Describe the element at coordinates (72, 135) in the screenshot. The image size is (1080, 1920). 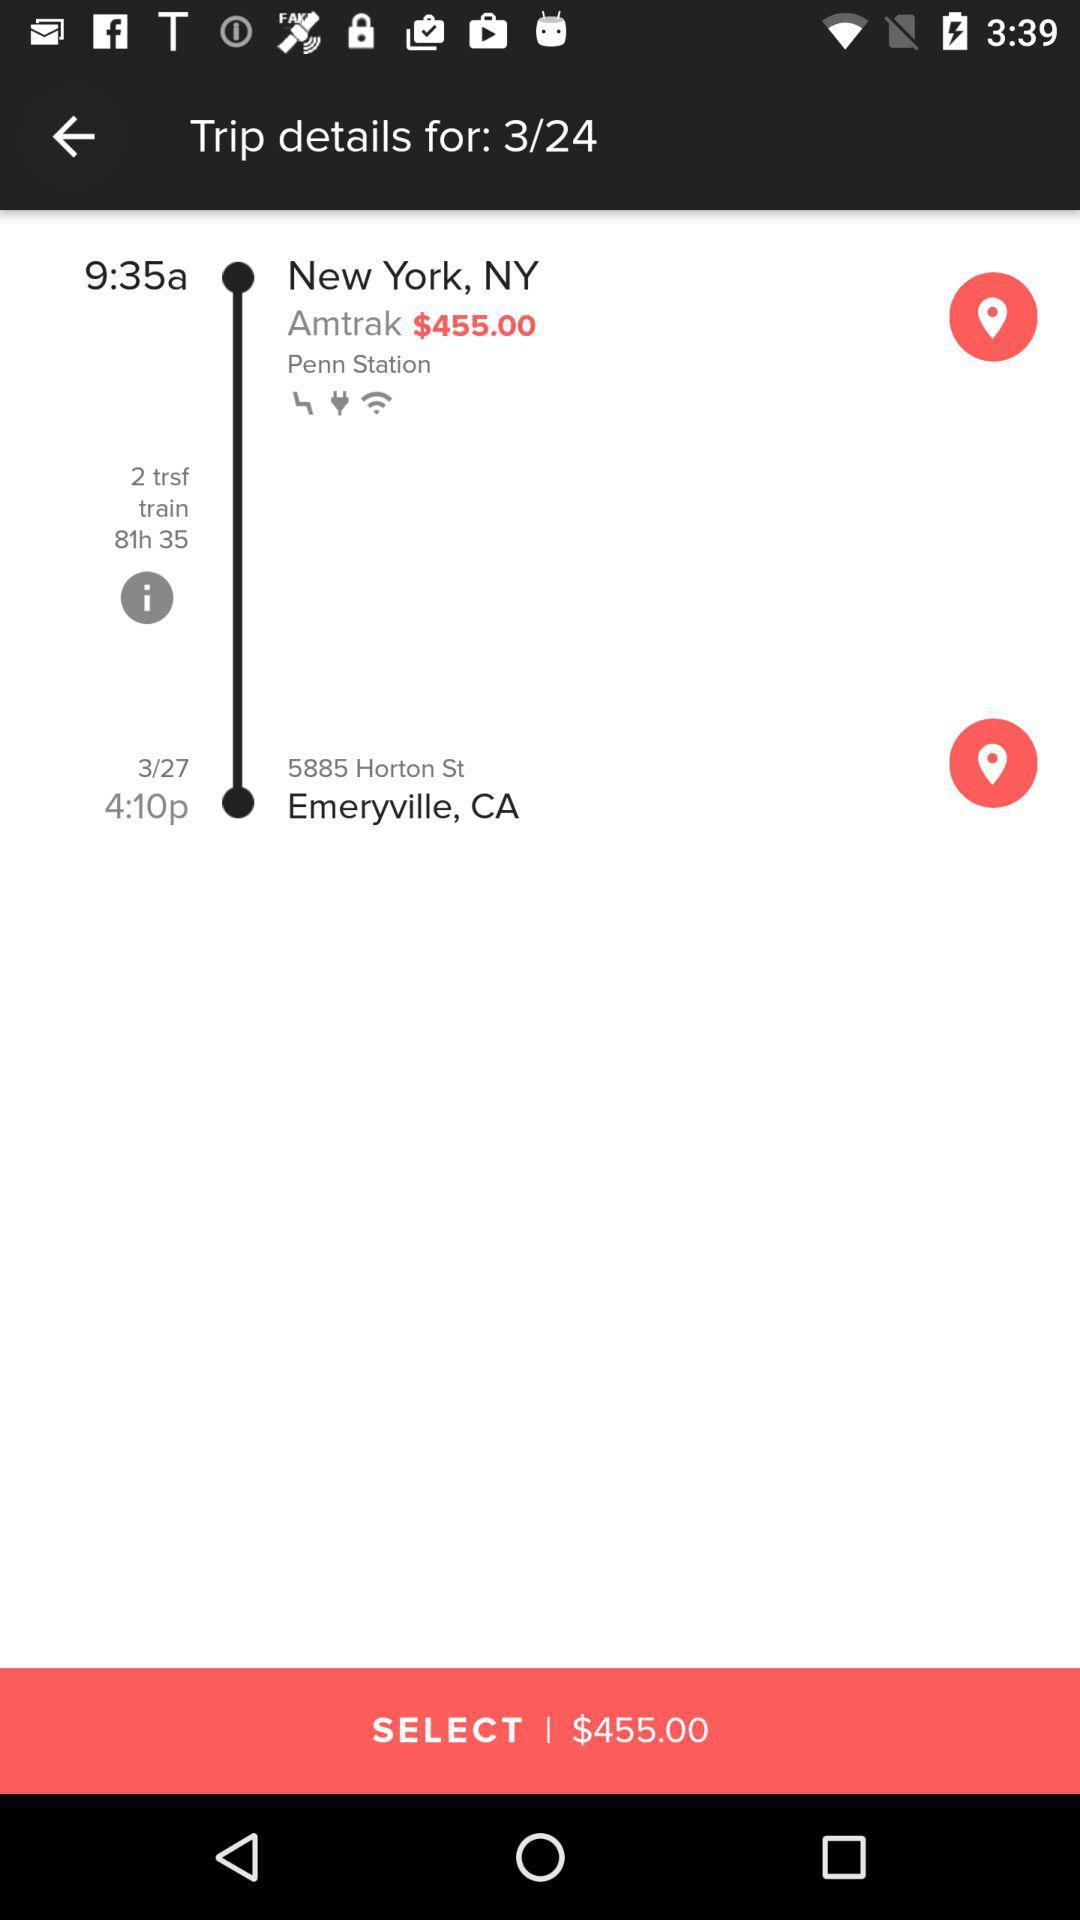
I see `go back` at that location.